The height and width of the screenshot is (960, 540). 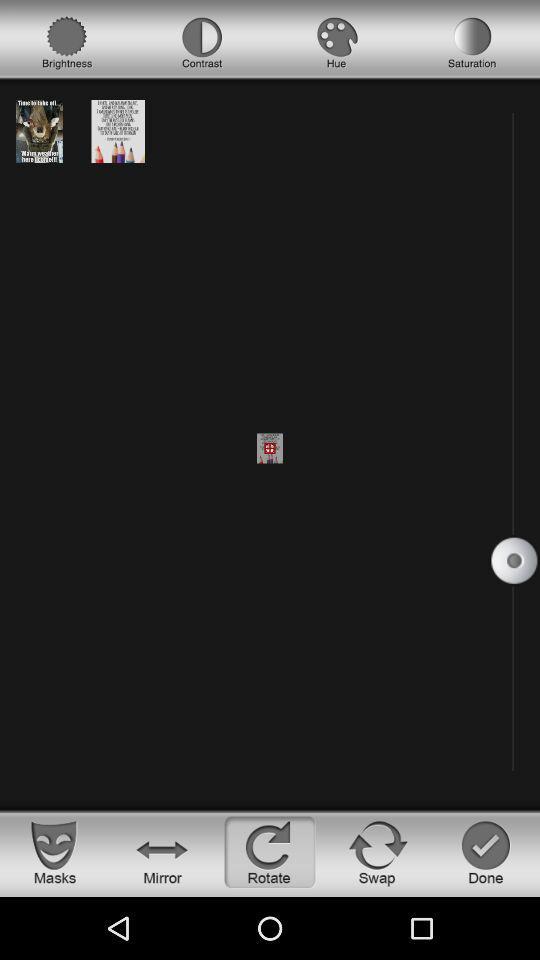 I want to click on new image, so click(x=39, y=130).